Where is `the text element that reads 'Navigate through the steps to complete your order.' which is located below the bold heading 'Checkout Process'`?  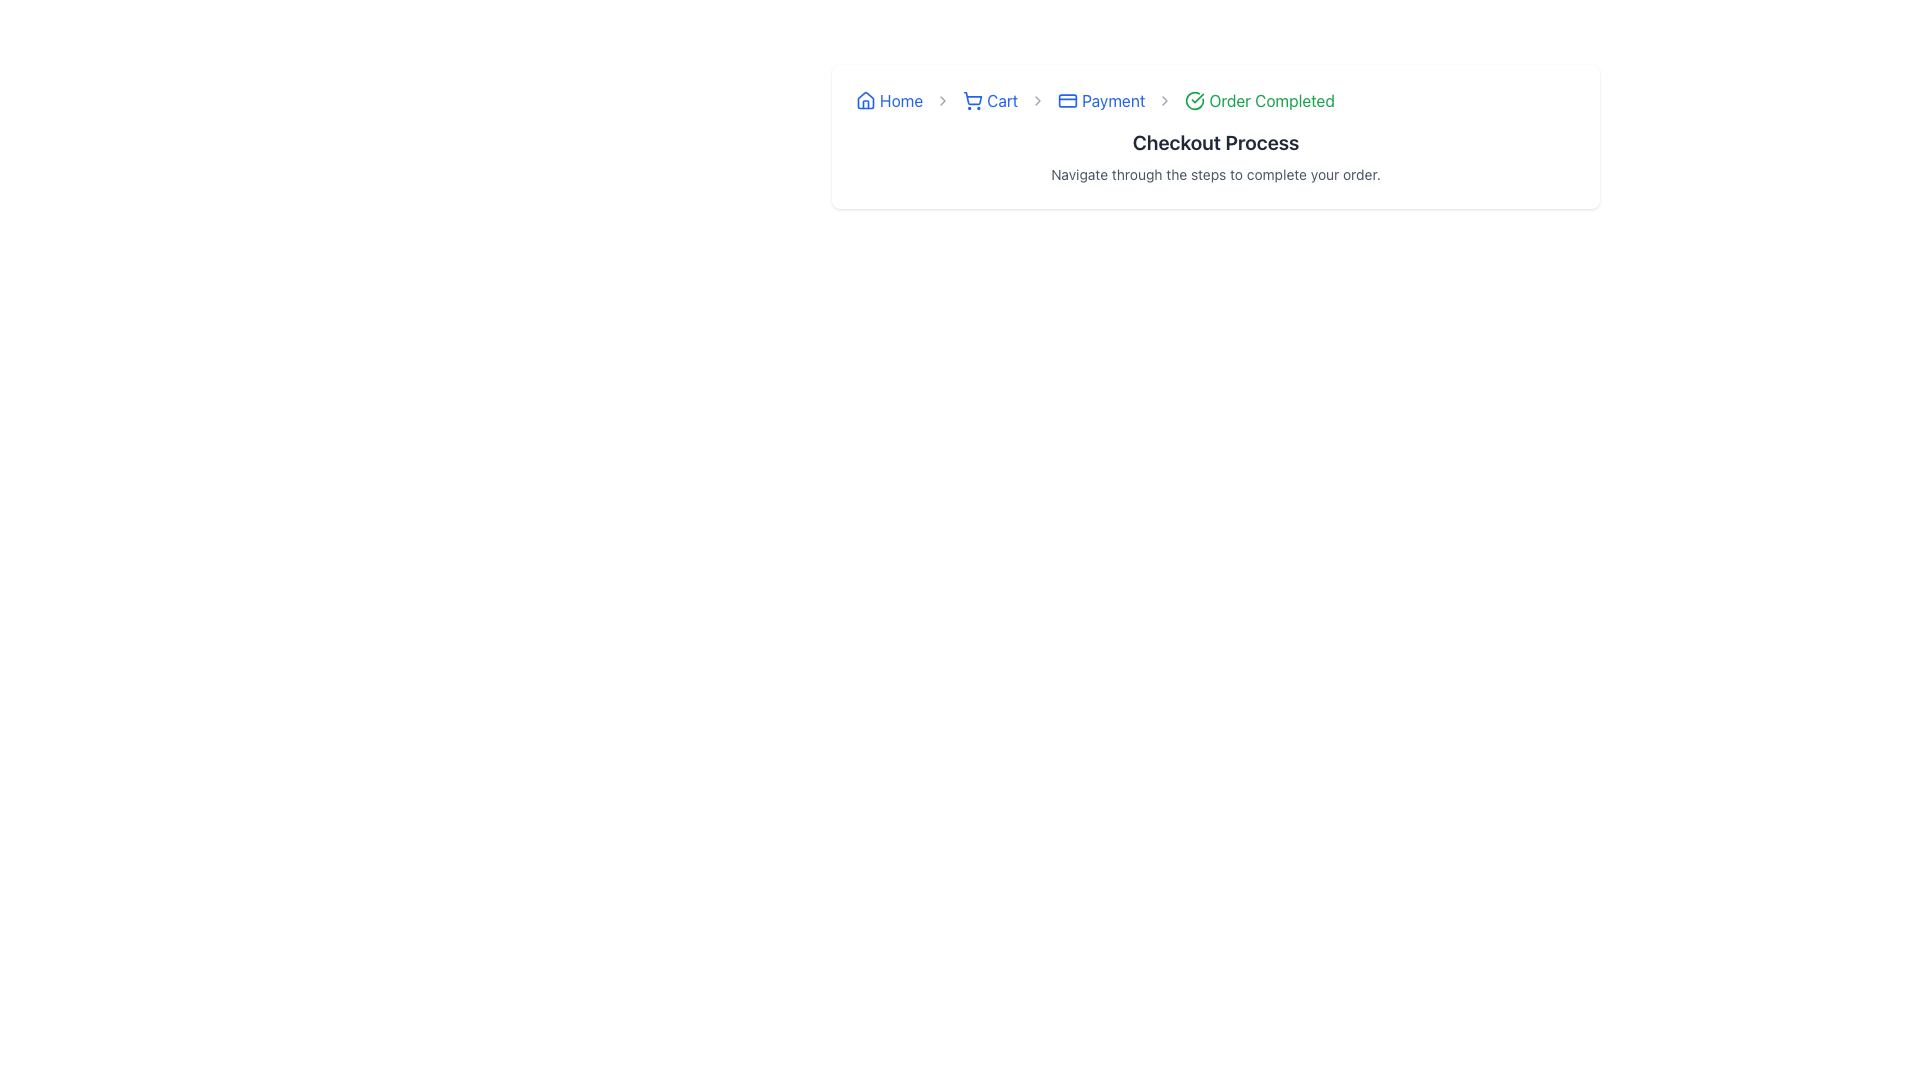
the text element that reads 'Navigate through the steps to complete your order.' which is located below the bold heading 'Checkout Process' is located at coordinates (1214, 173).